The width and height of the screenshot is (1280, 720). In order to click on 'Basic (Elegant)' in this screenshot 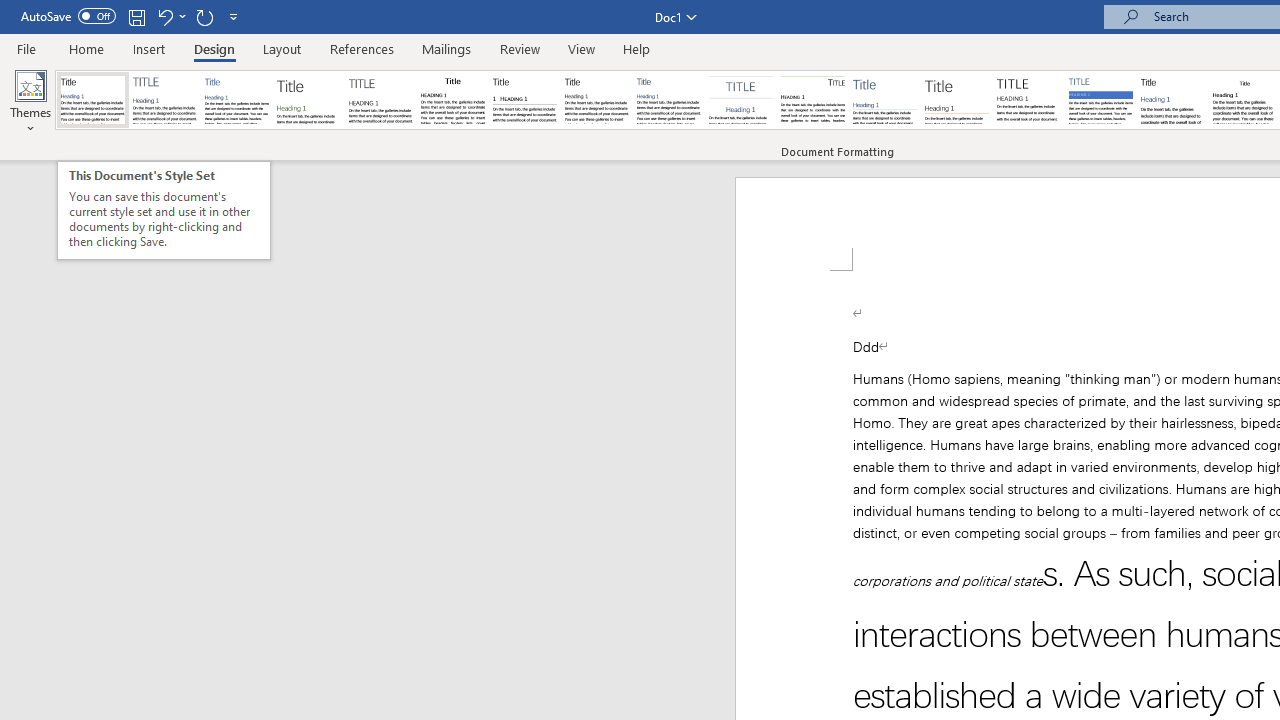, I will do `click(165, 100)`.